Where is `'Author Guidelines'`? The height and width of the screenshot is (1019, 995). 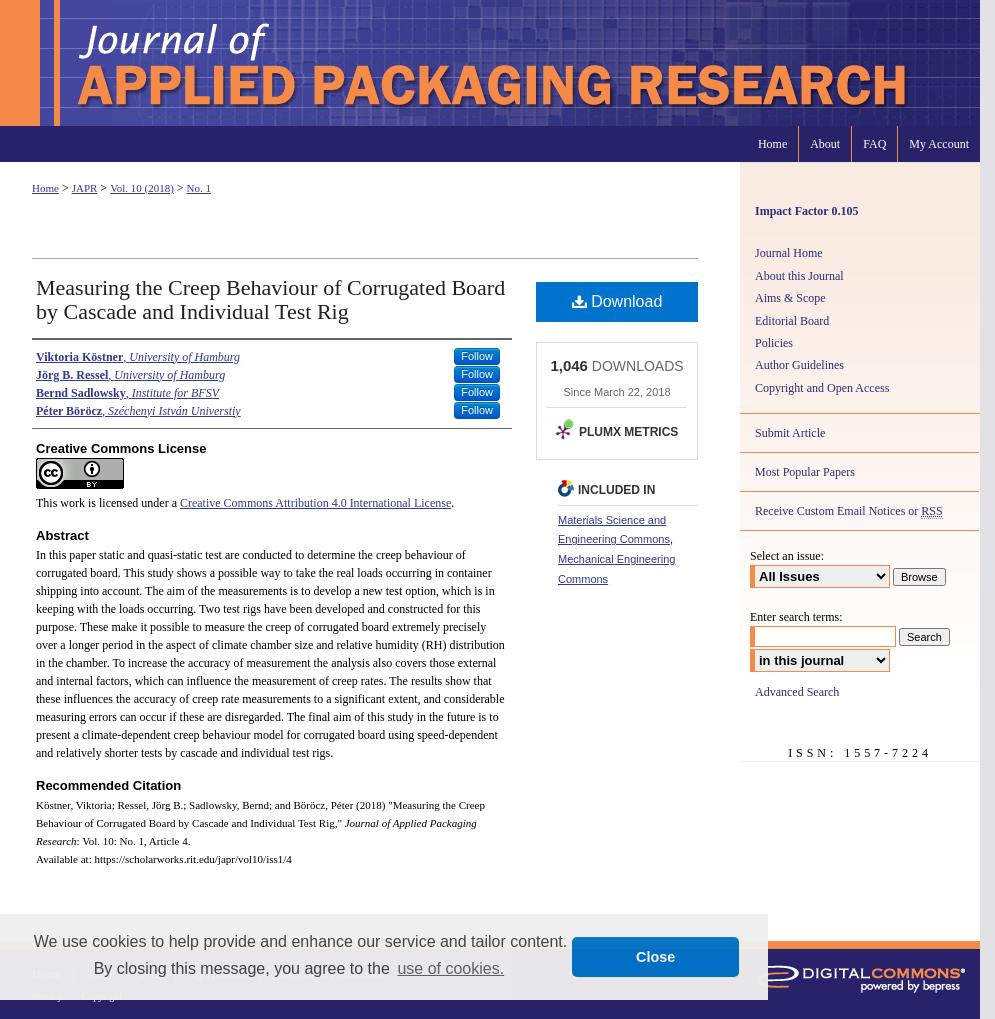 'Author Guidelines' is located at coordinates (799, 365).